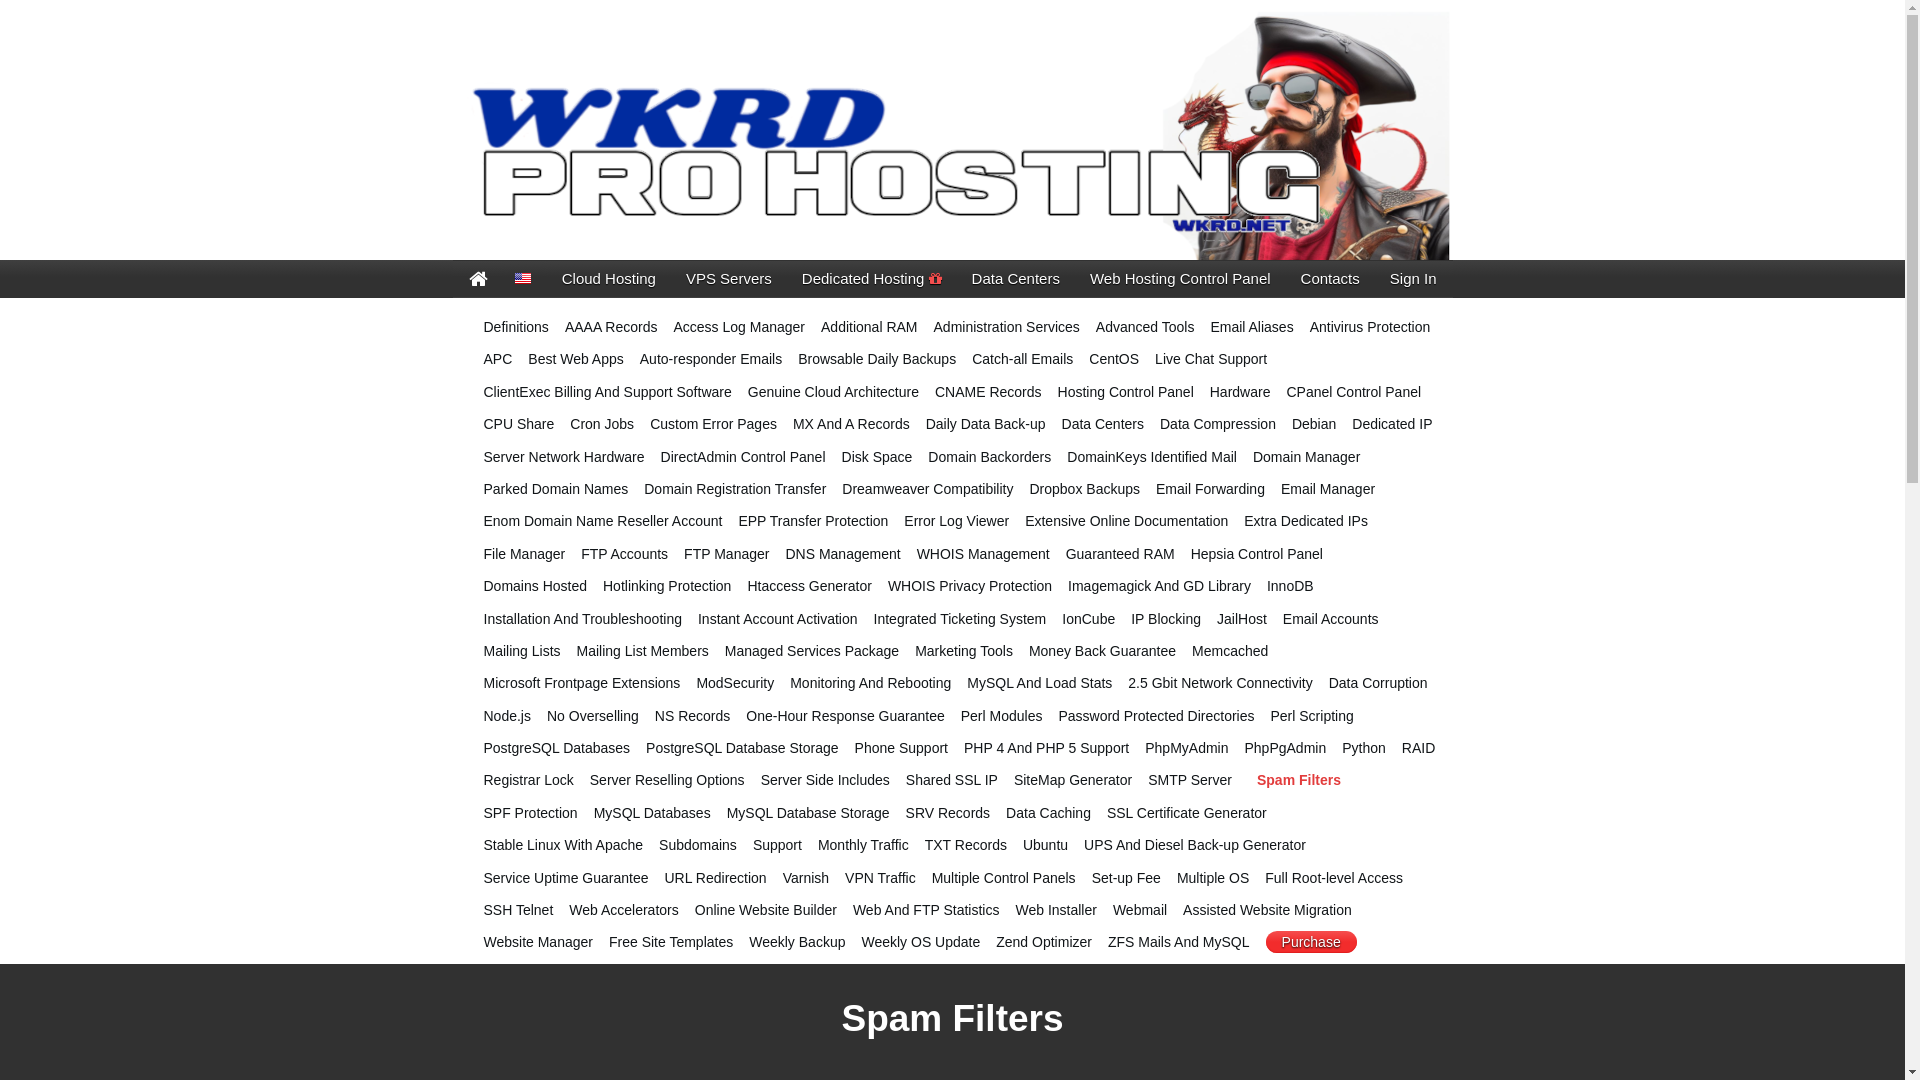 The width and height of the screenshot is (1920, 1080). What do you see at coordinates (519, 423) in the screenshot?
I see `'CPU Share'` at bounding box center [519, 423].